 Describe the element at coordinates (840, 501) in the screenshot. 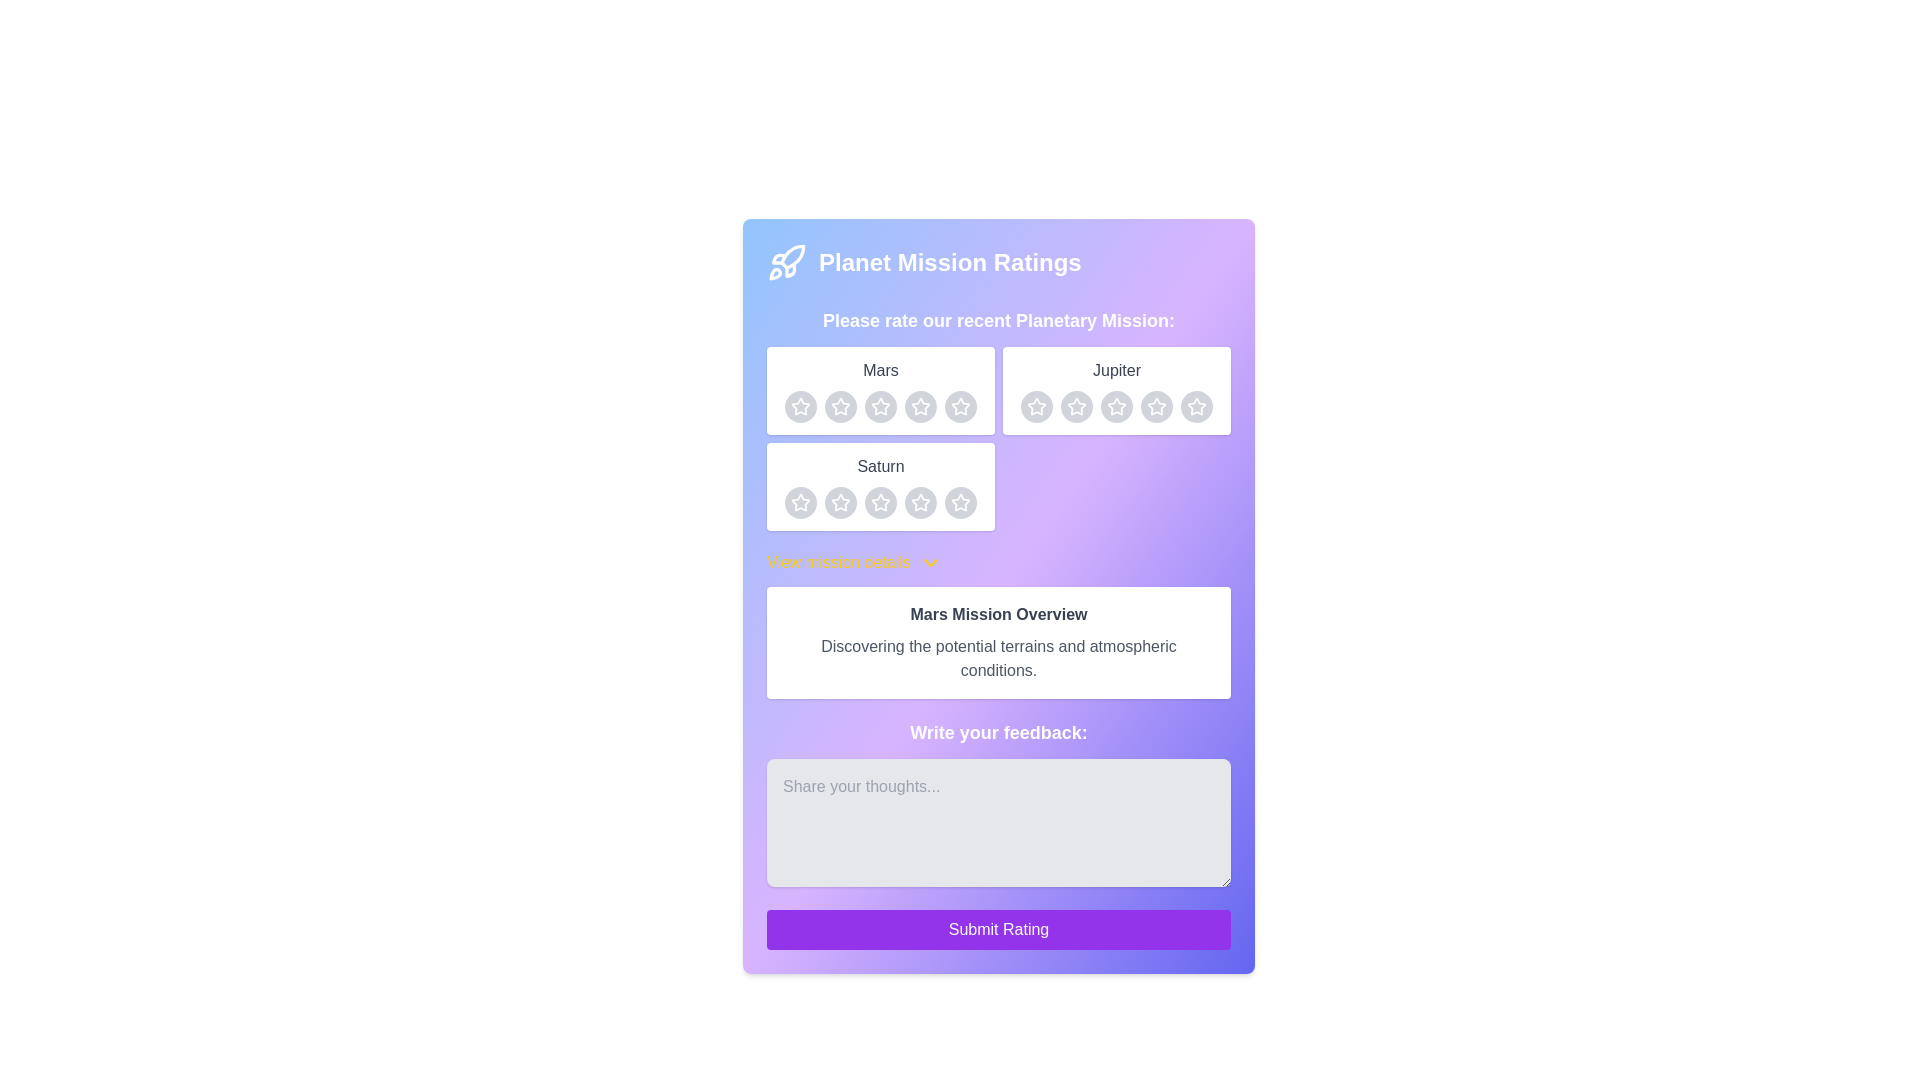

I see `the third star from the left in the horizontal row of stars under the label 'Saturn'` at that location.